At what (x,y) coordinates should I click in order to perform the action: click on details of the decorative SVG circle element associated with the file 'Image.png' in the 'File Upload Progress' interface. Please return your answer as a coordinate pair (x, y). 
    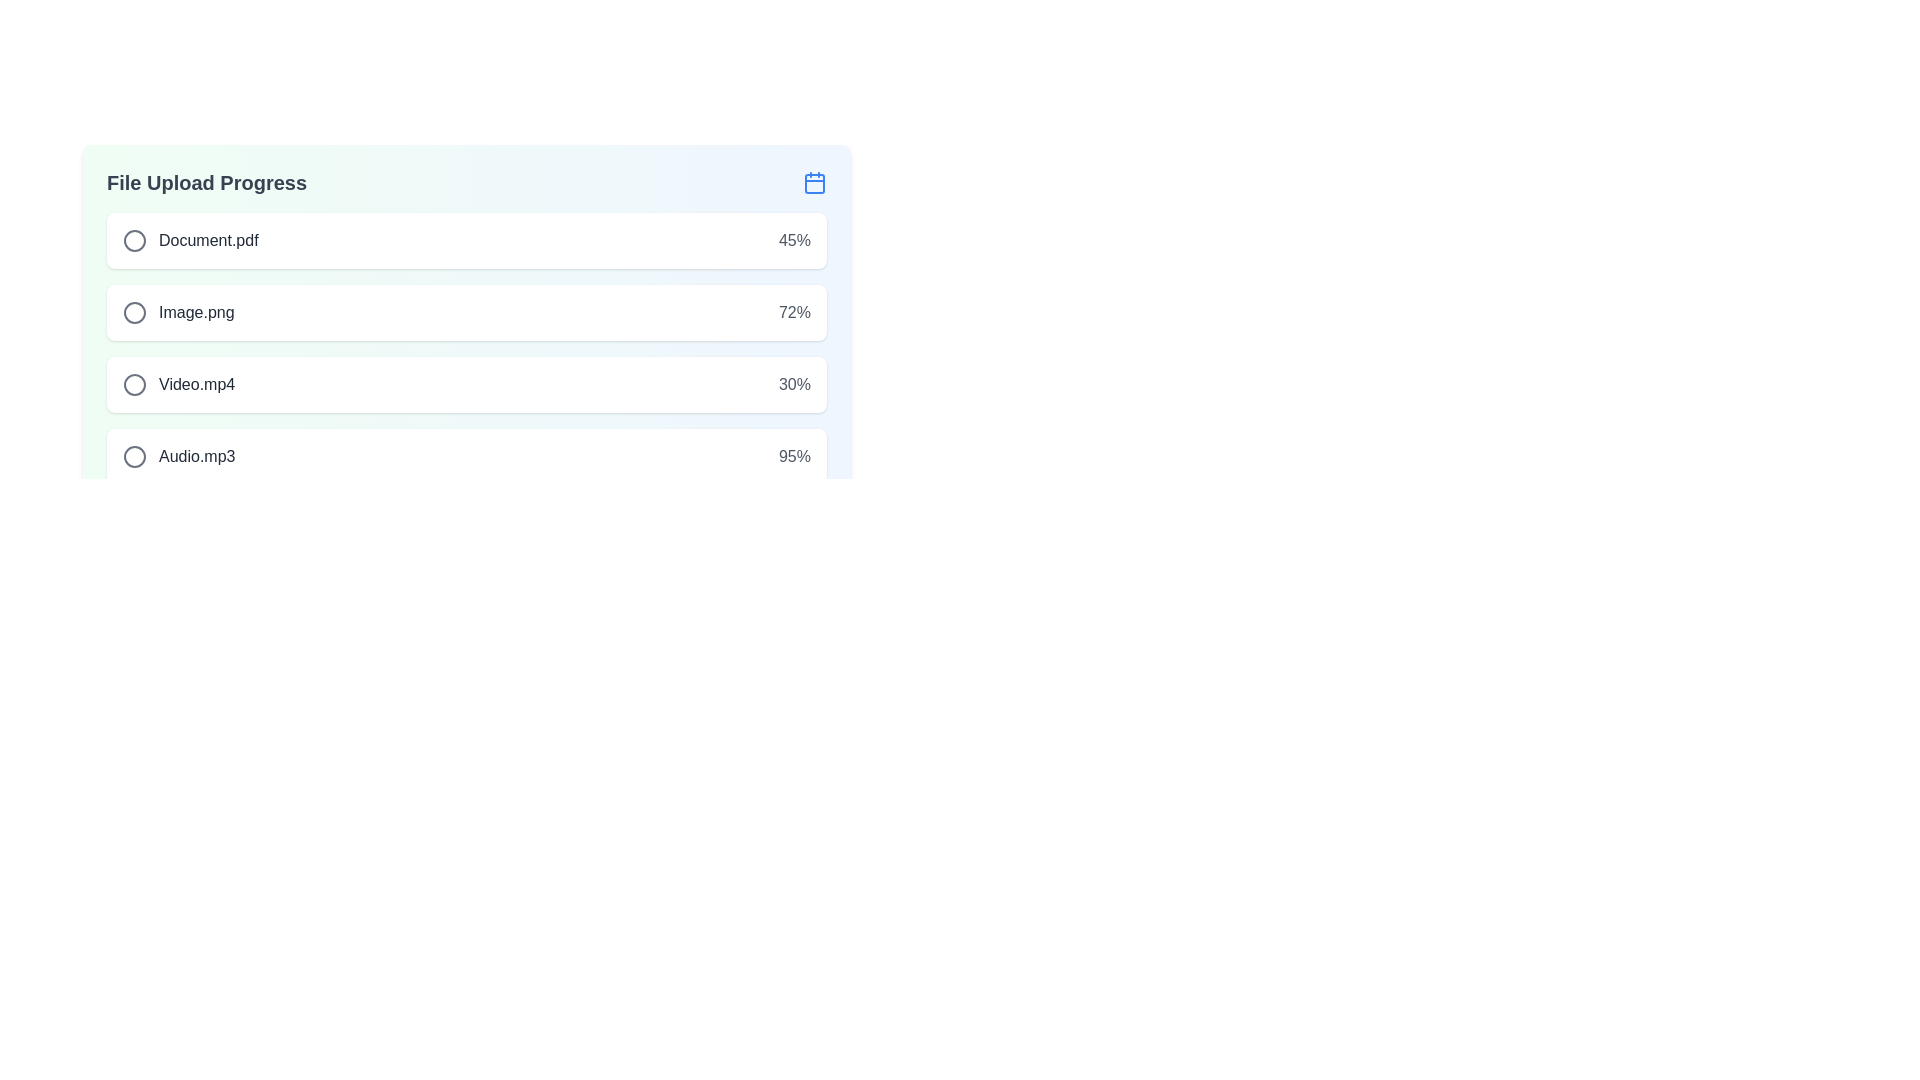
    Looking at the image, I should click on (133, 312).